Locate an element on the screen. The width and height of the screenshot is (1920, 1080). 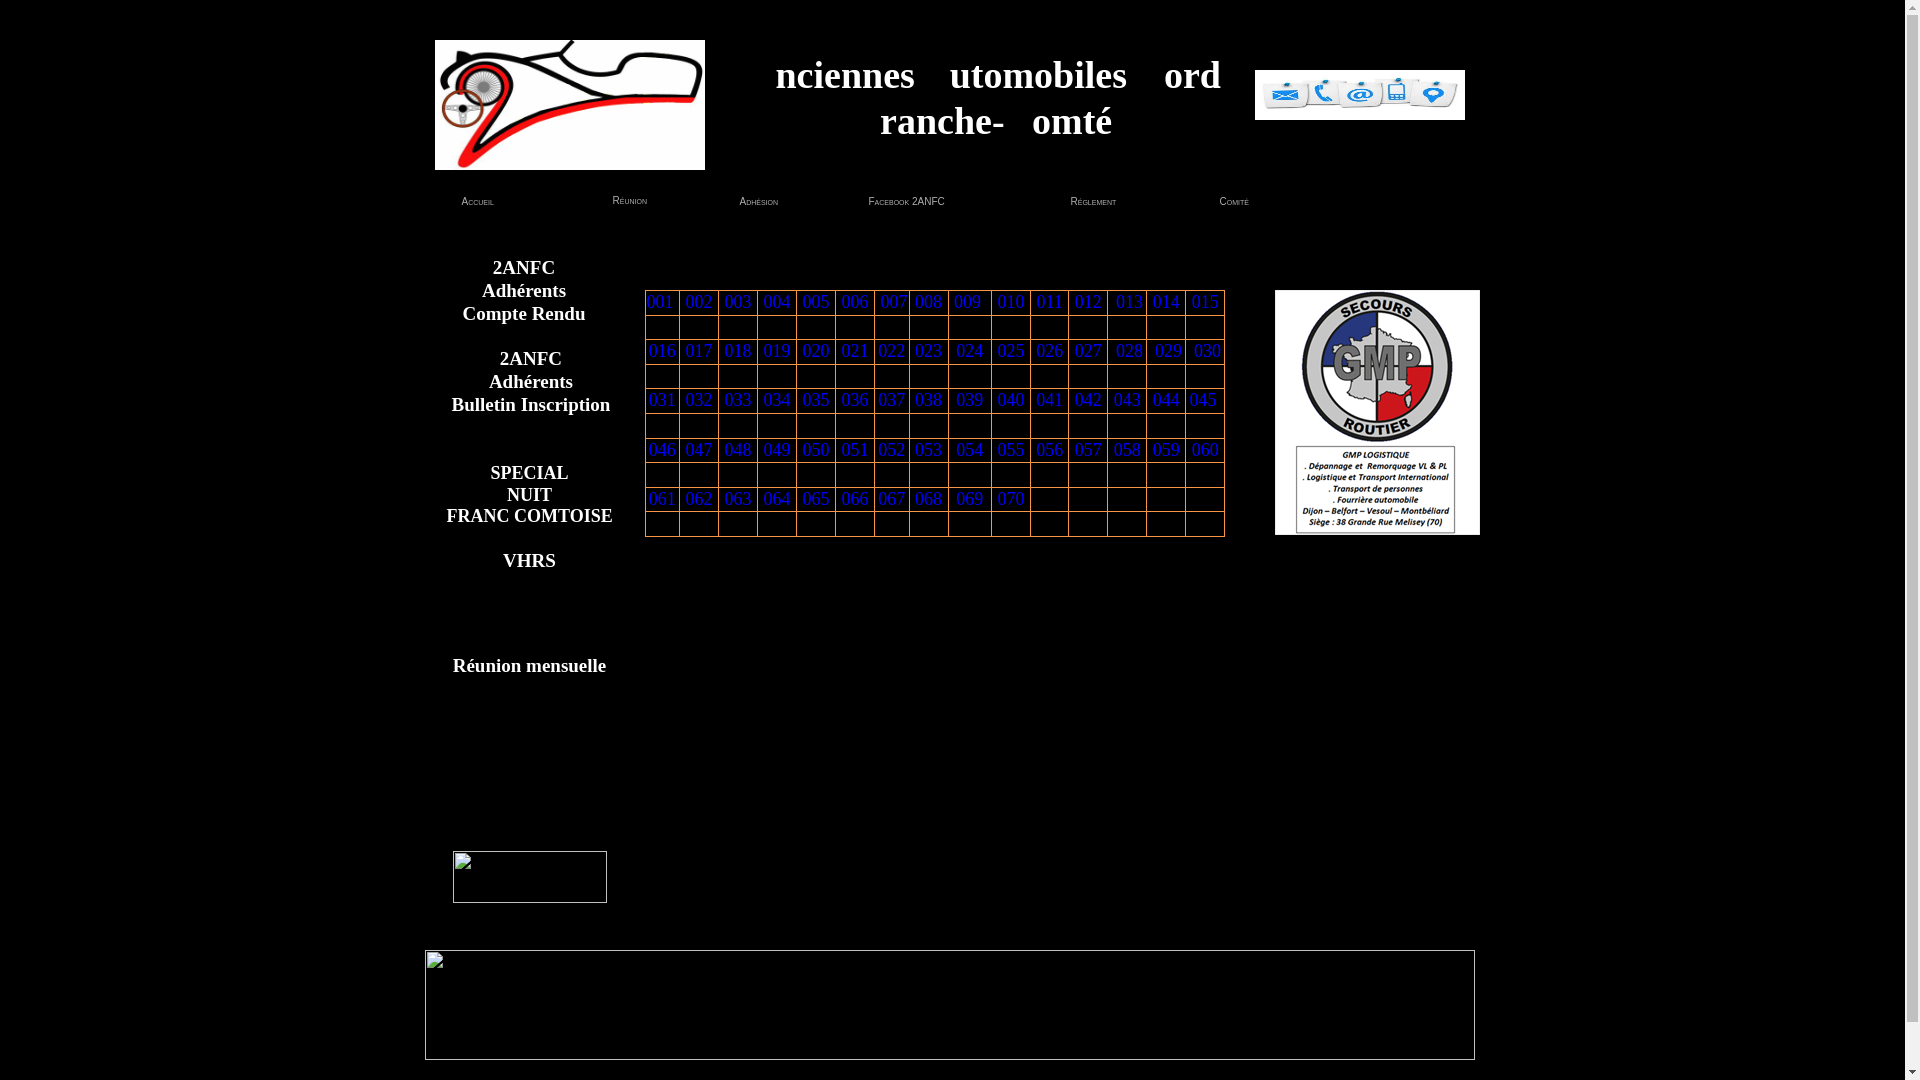
'051' is located at coordinates (841, 450).